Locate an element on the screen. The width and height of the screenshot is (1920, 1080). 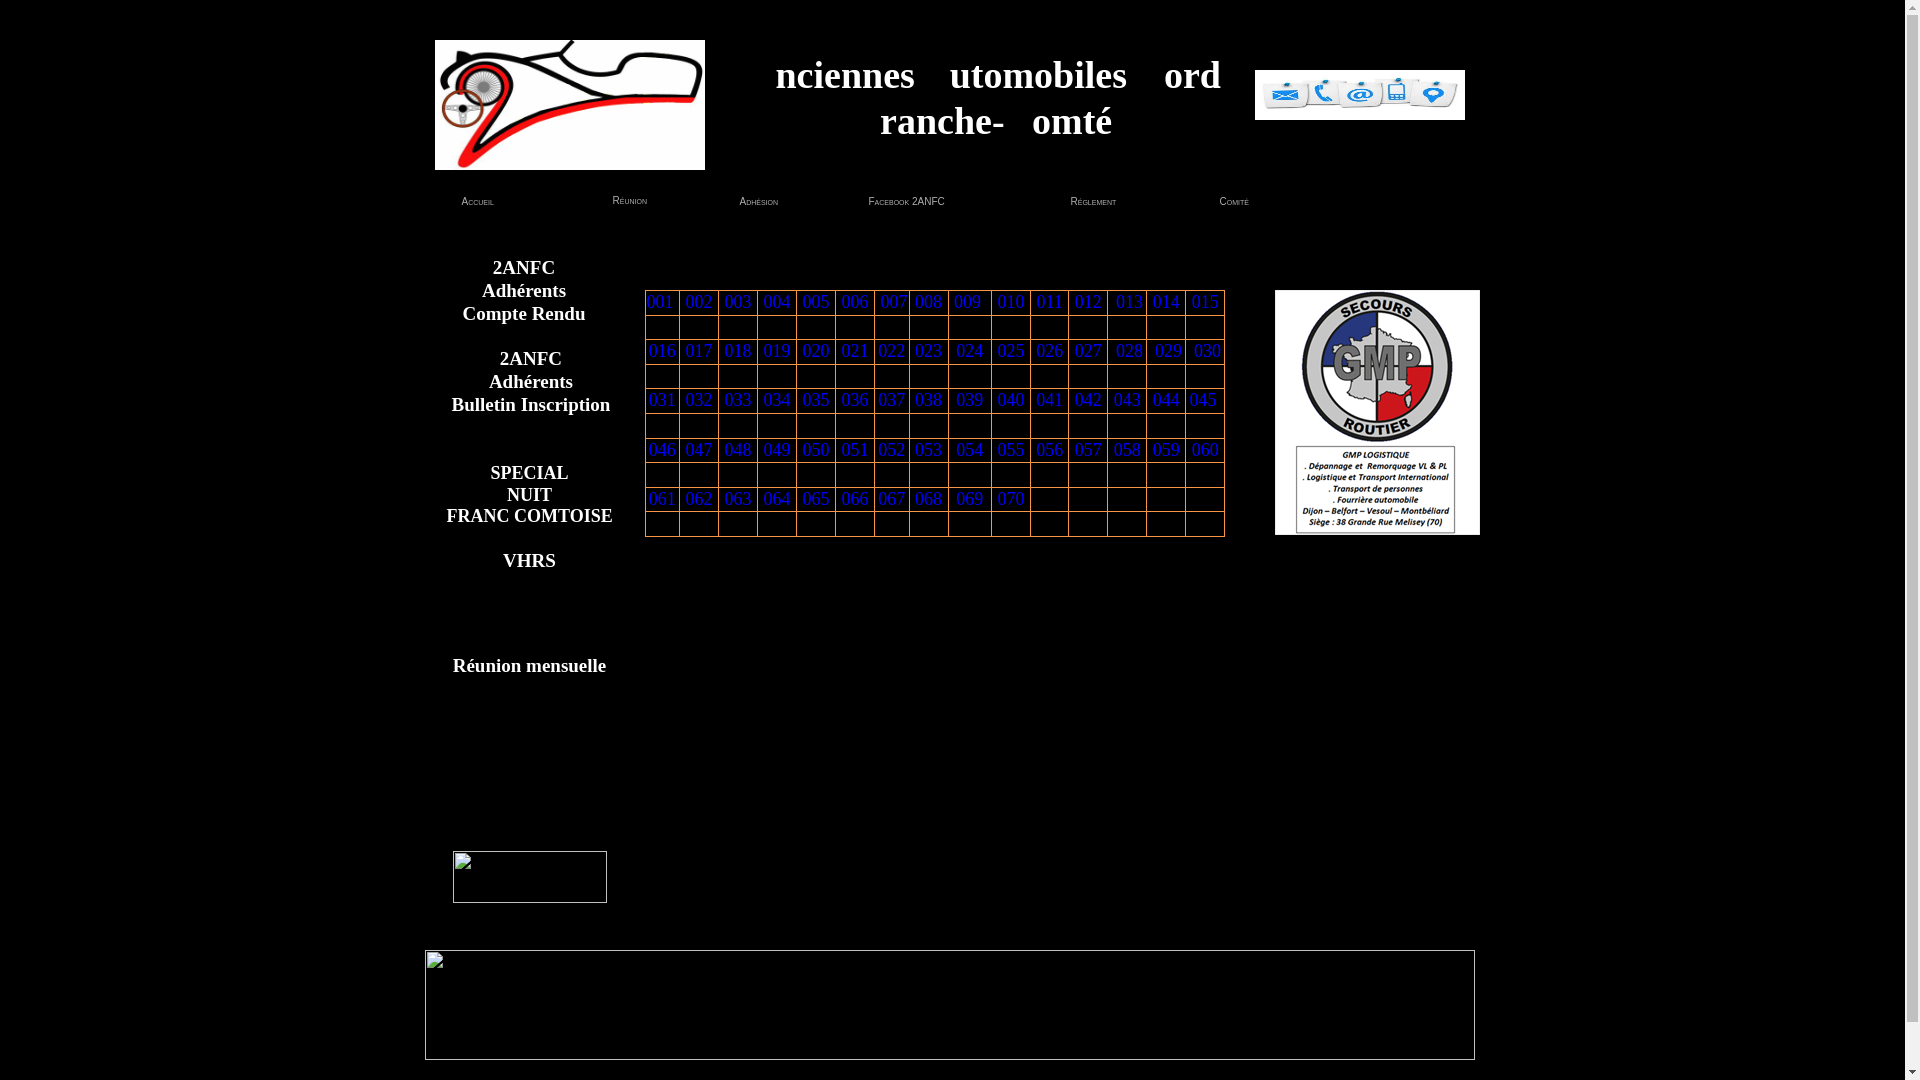
'051' is located at coordinates (841, 450).